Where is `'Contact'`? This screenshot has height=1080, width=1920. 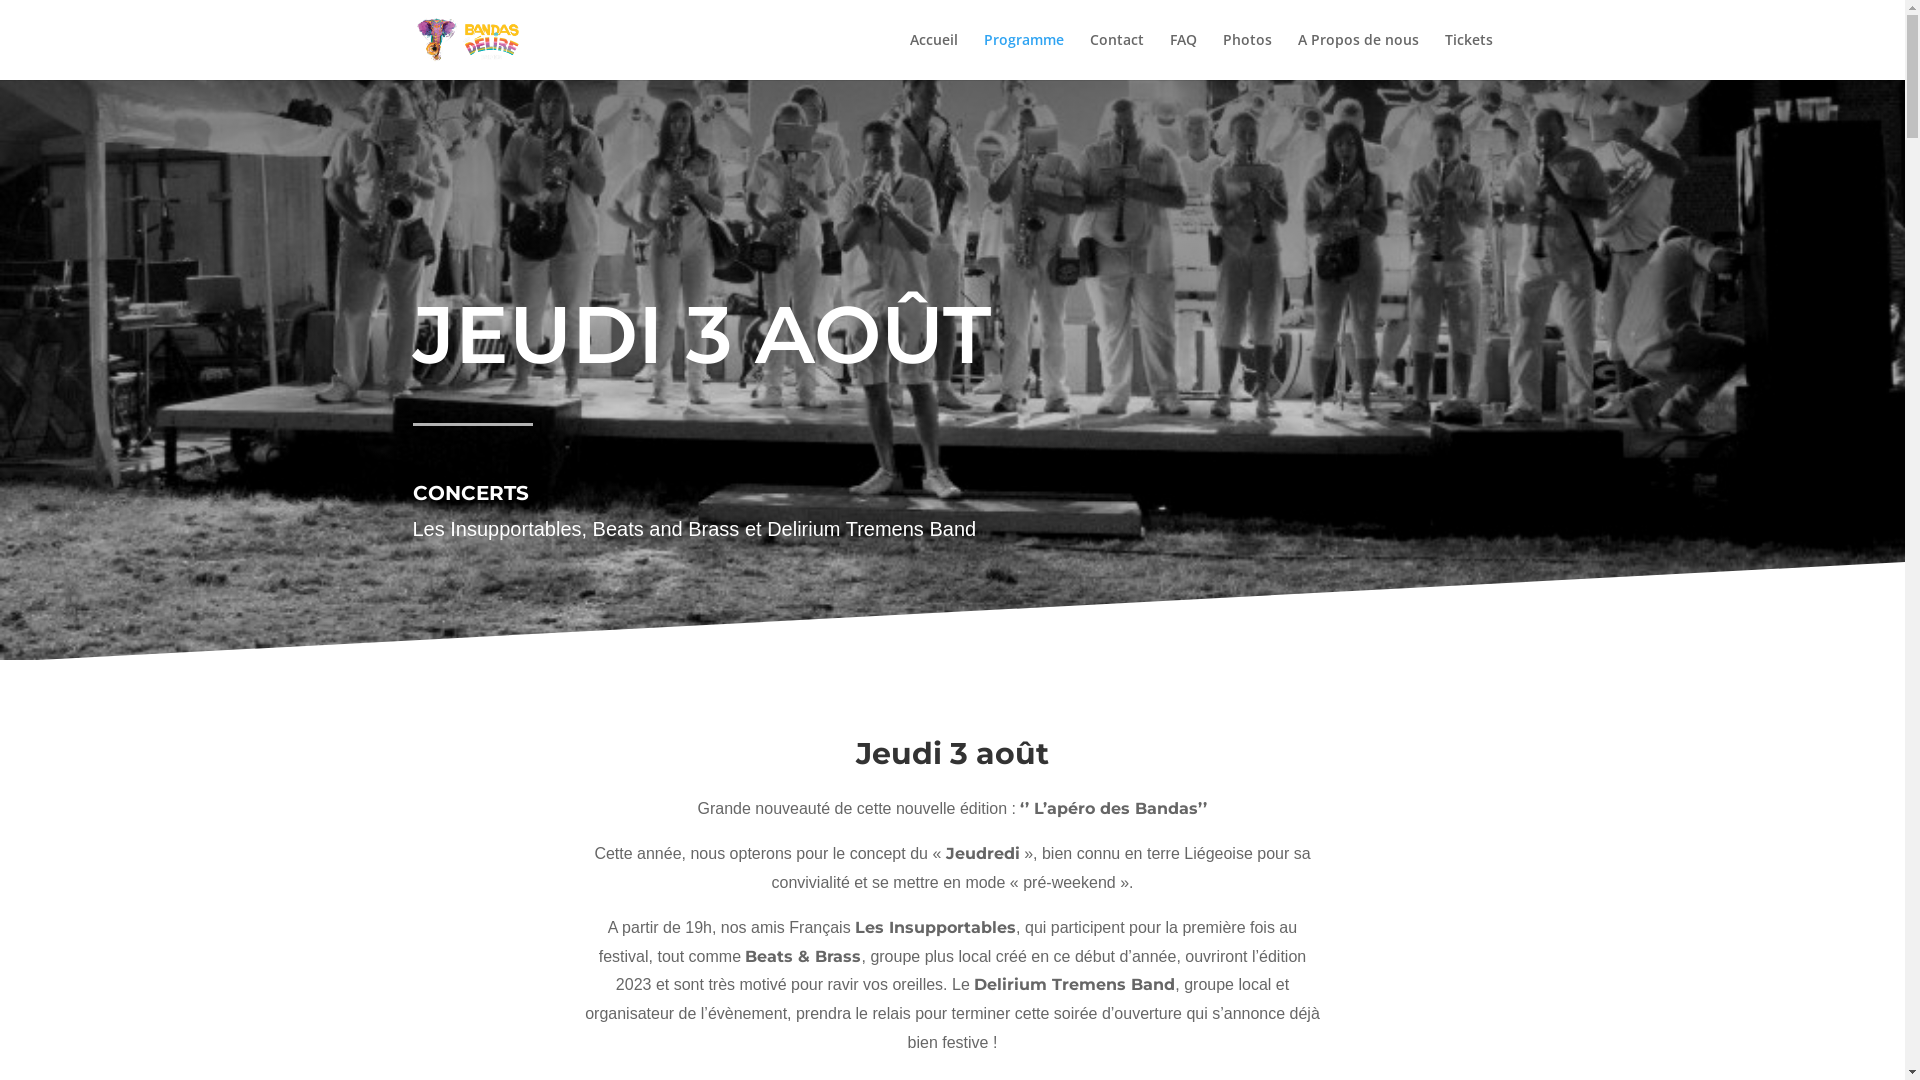 'Contact' is located at coordinates (1116, 55).